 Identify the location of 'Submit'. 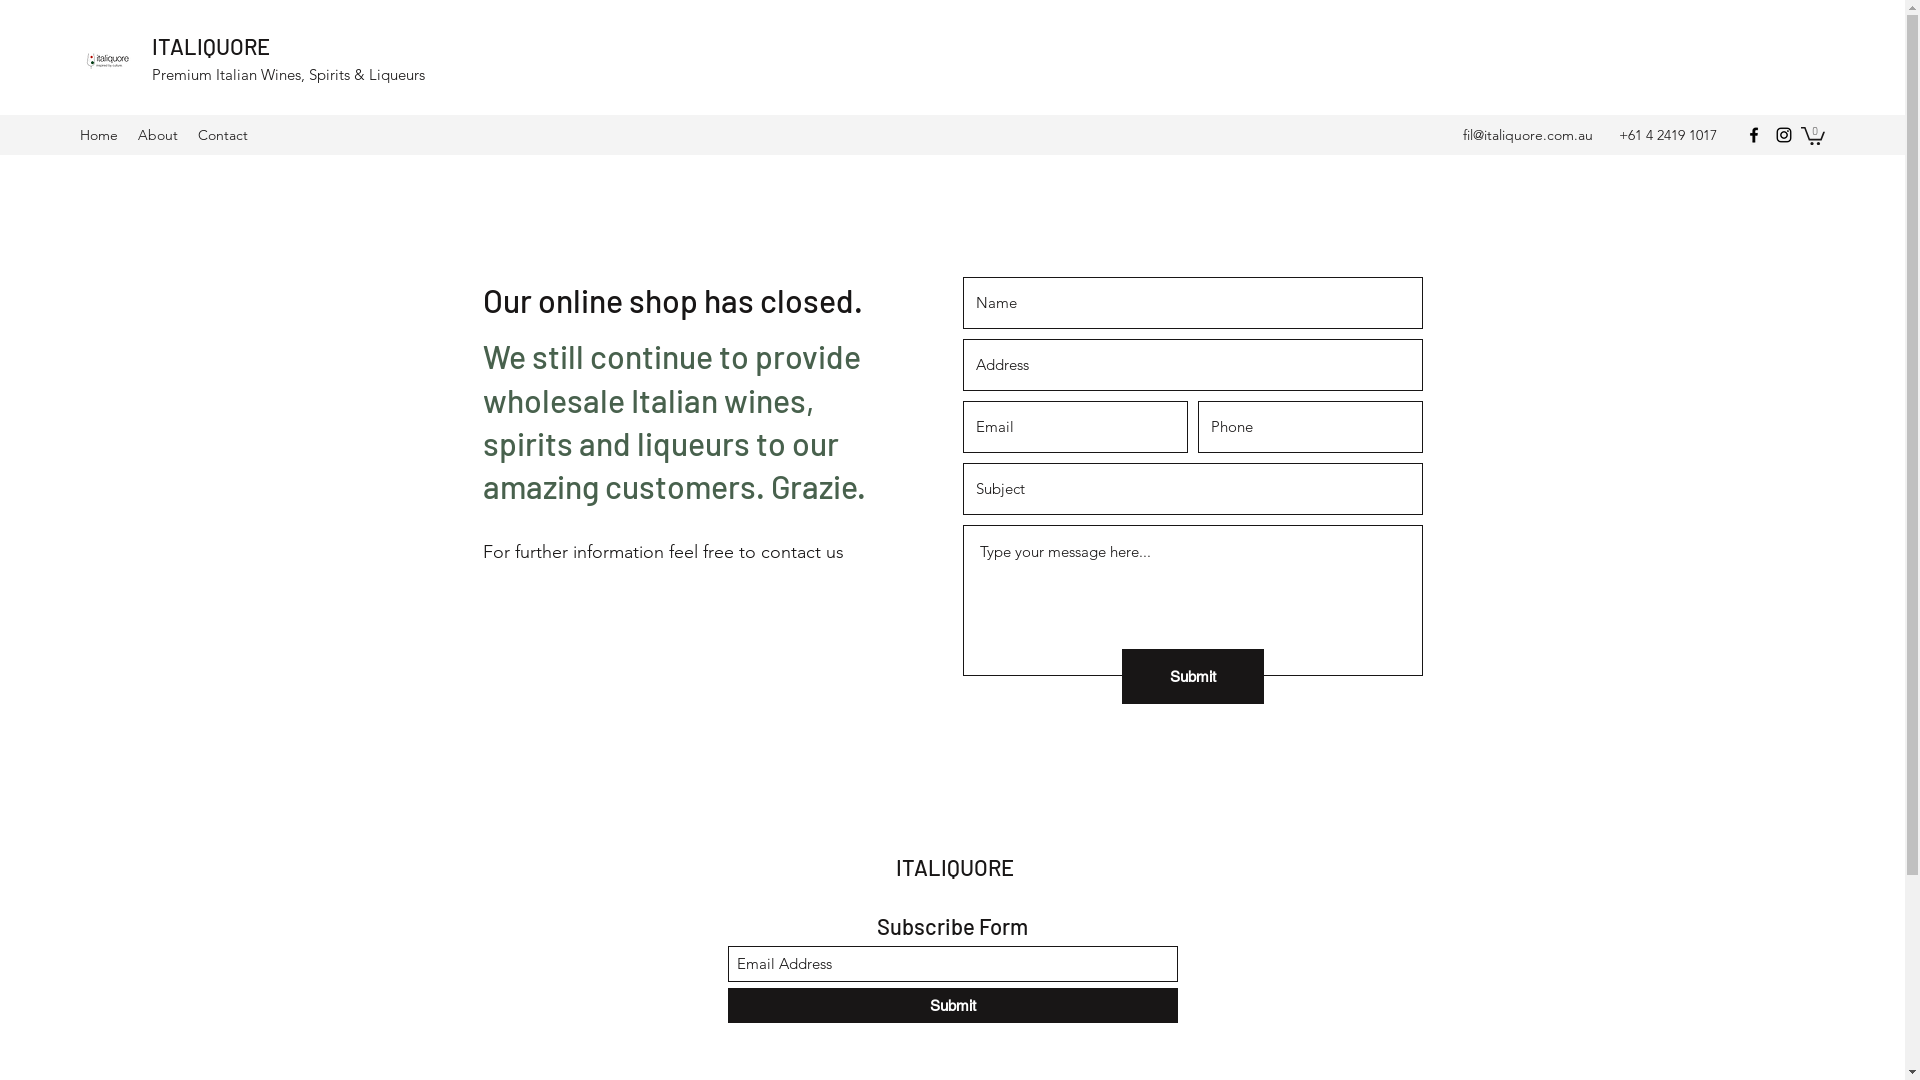
(952, 1005).